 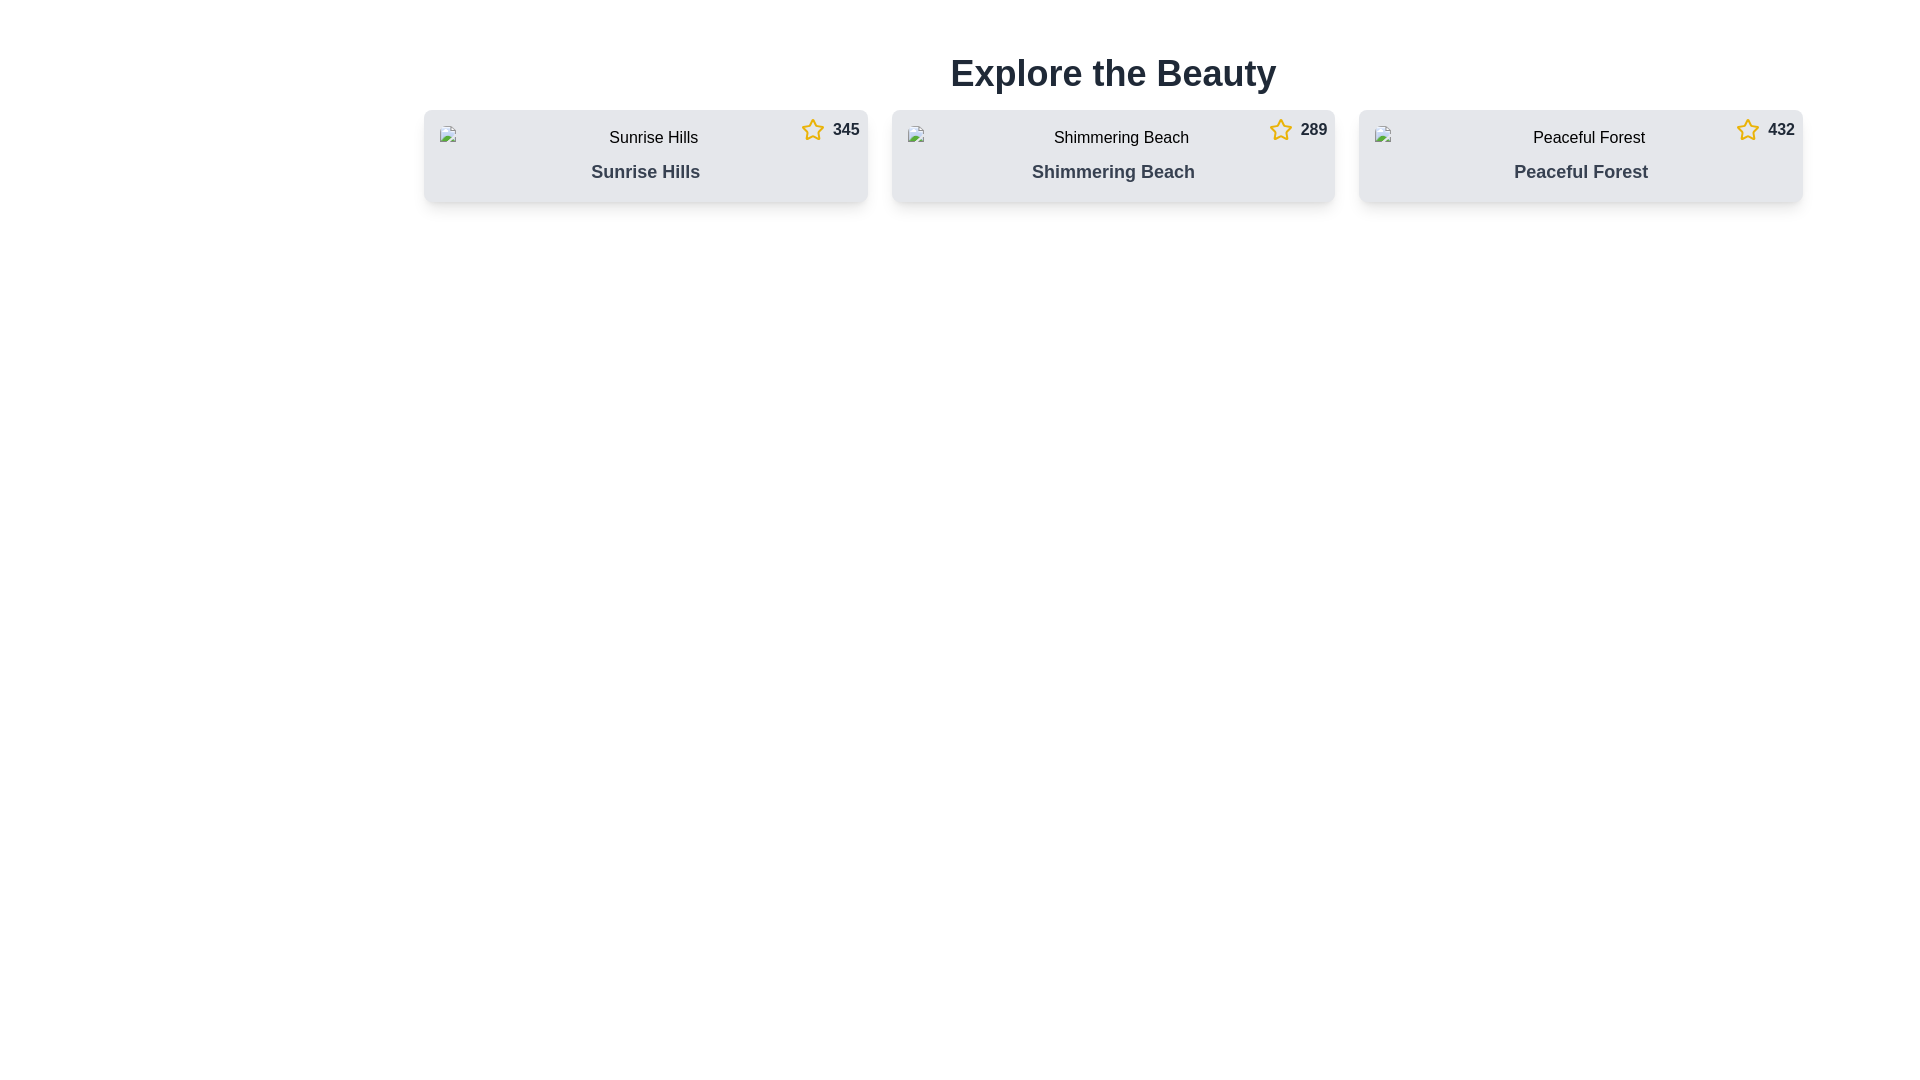 I want to click on the star icon with yellow fill and numerical text '289' in gray and bold, so click(x=1297, y=130).